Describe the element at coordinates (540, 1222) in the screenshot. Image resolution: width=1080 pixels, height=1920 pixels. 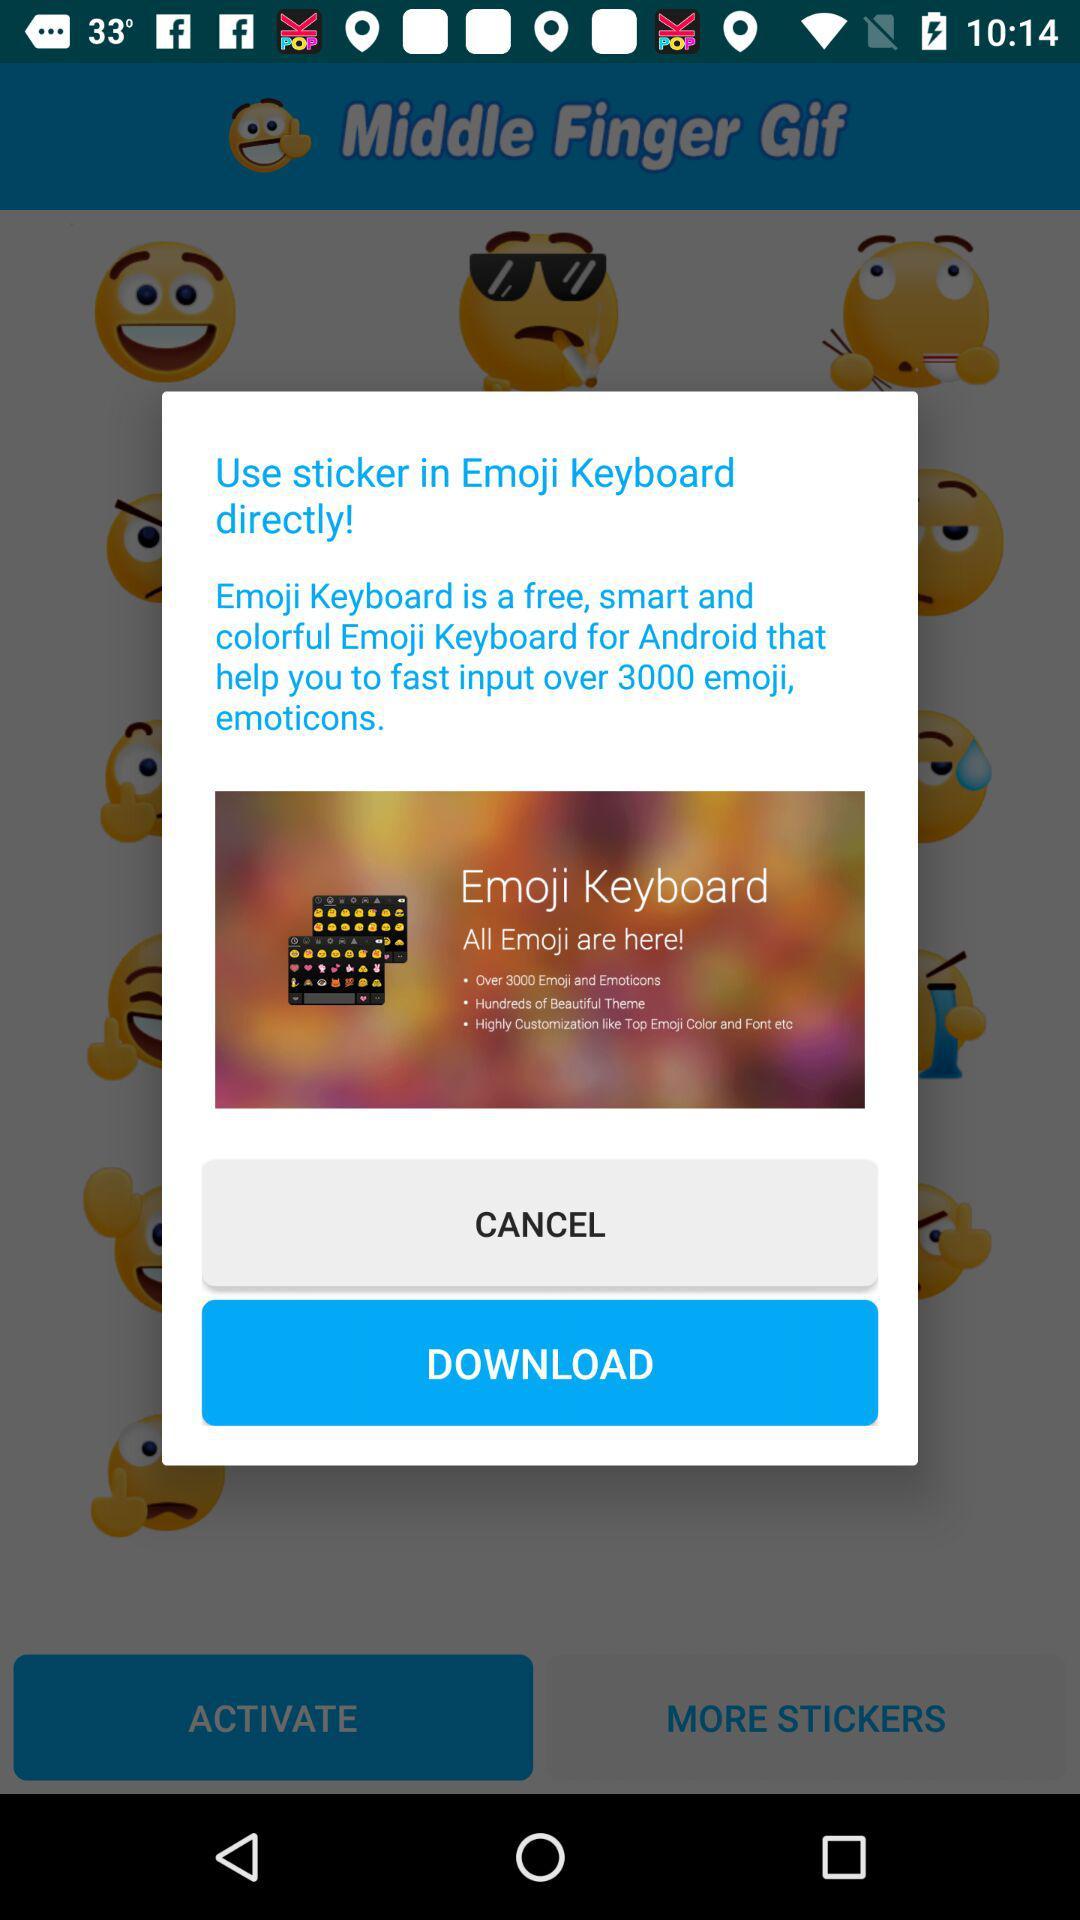
I see `the cancel item` at that location.